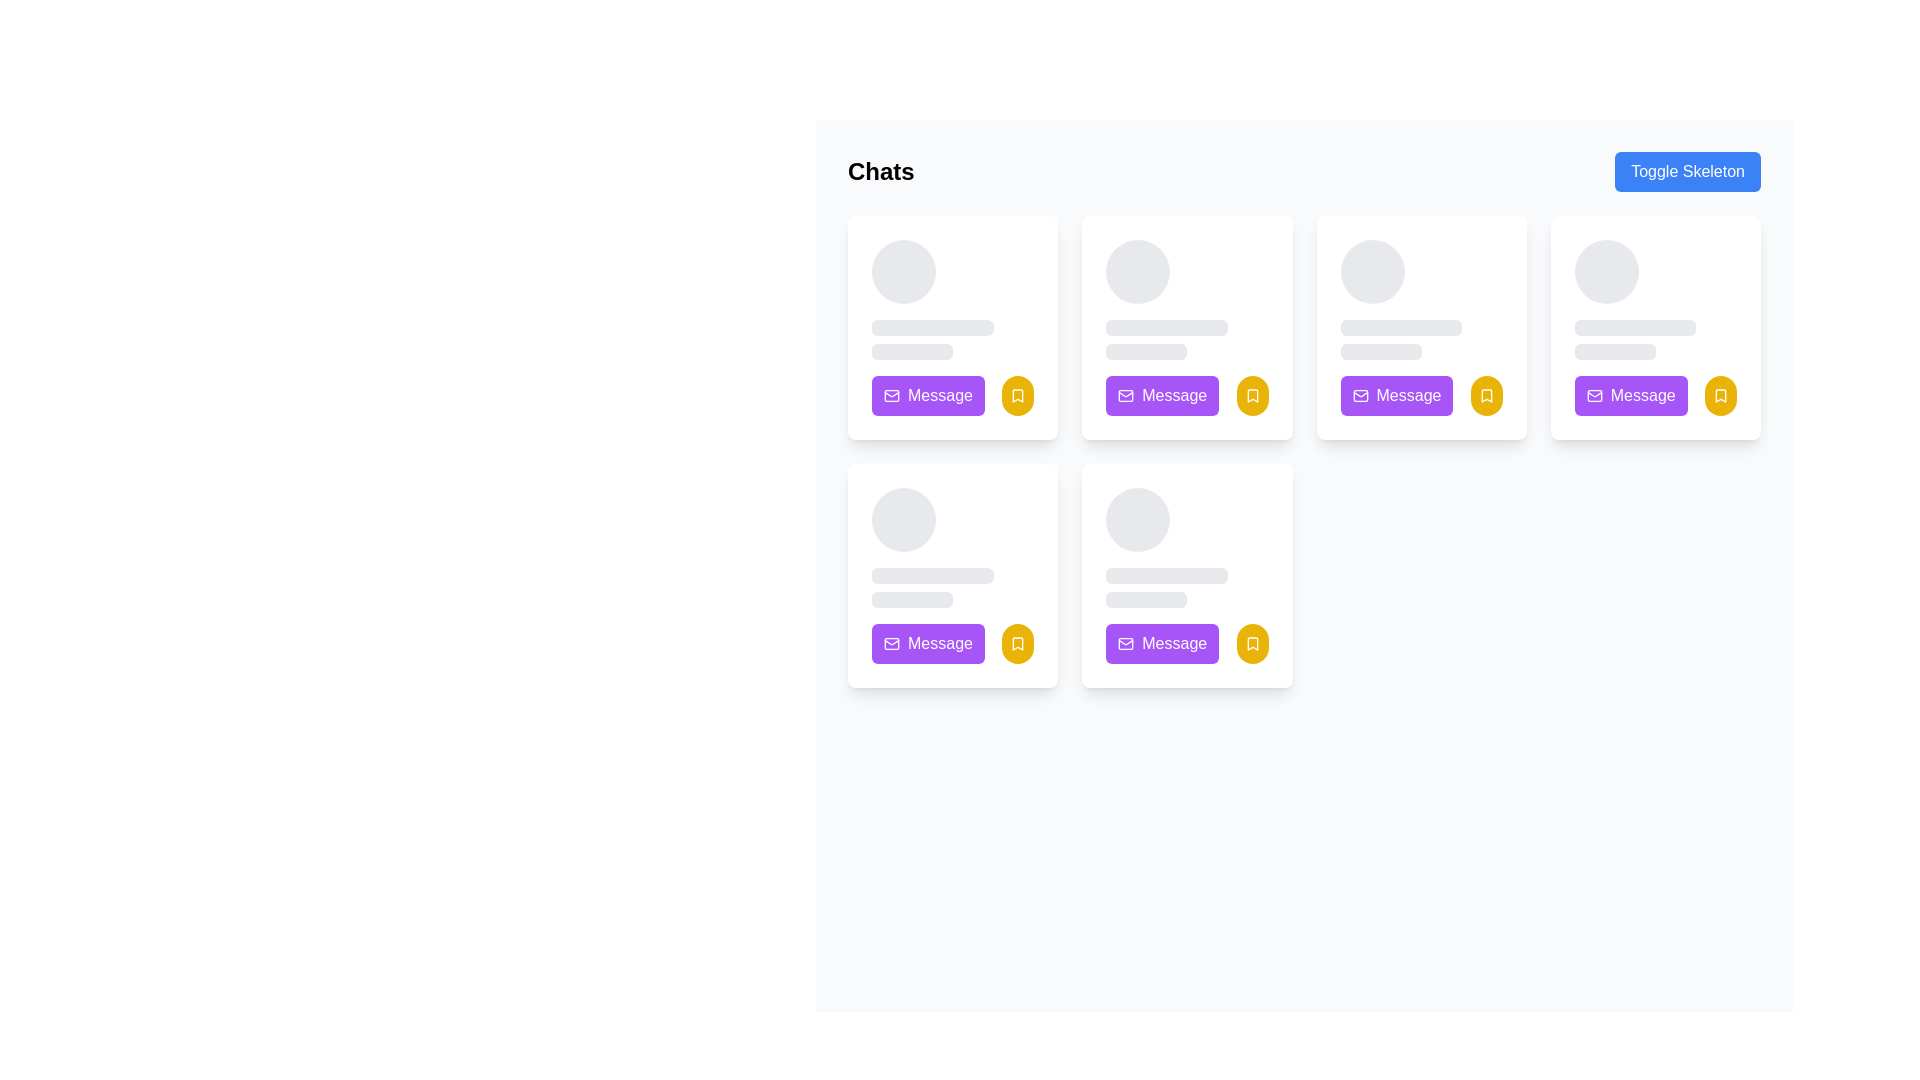 Image resolution: width=1920 pixels, height=1080 pixels. Describe the element at coordinates (1251, 396) in the screenshot. I see `the bookmark icon located at the bottom right of the third card in the top row of the grid to bookmark the card` at that location.